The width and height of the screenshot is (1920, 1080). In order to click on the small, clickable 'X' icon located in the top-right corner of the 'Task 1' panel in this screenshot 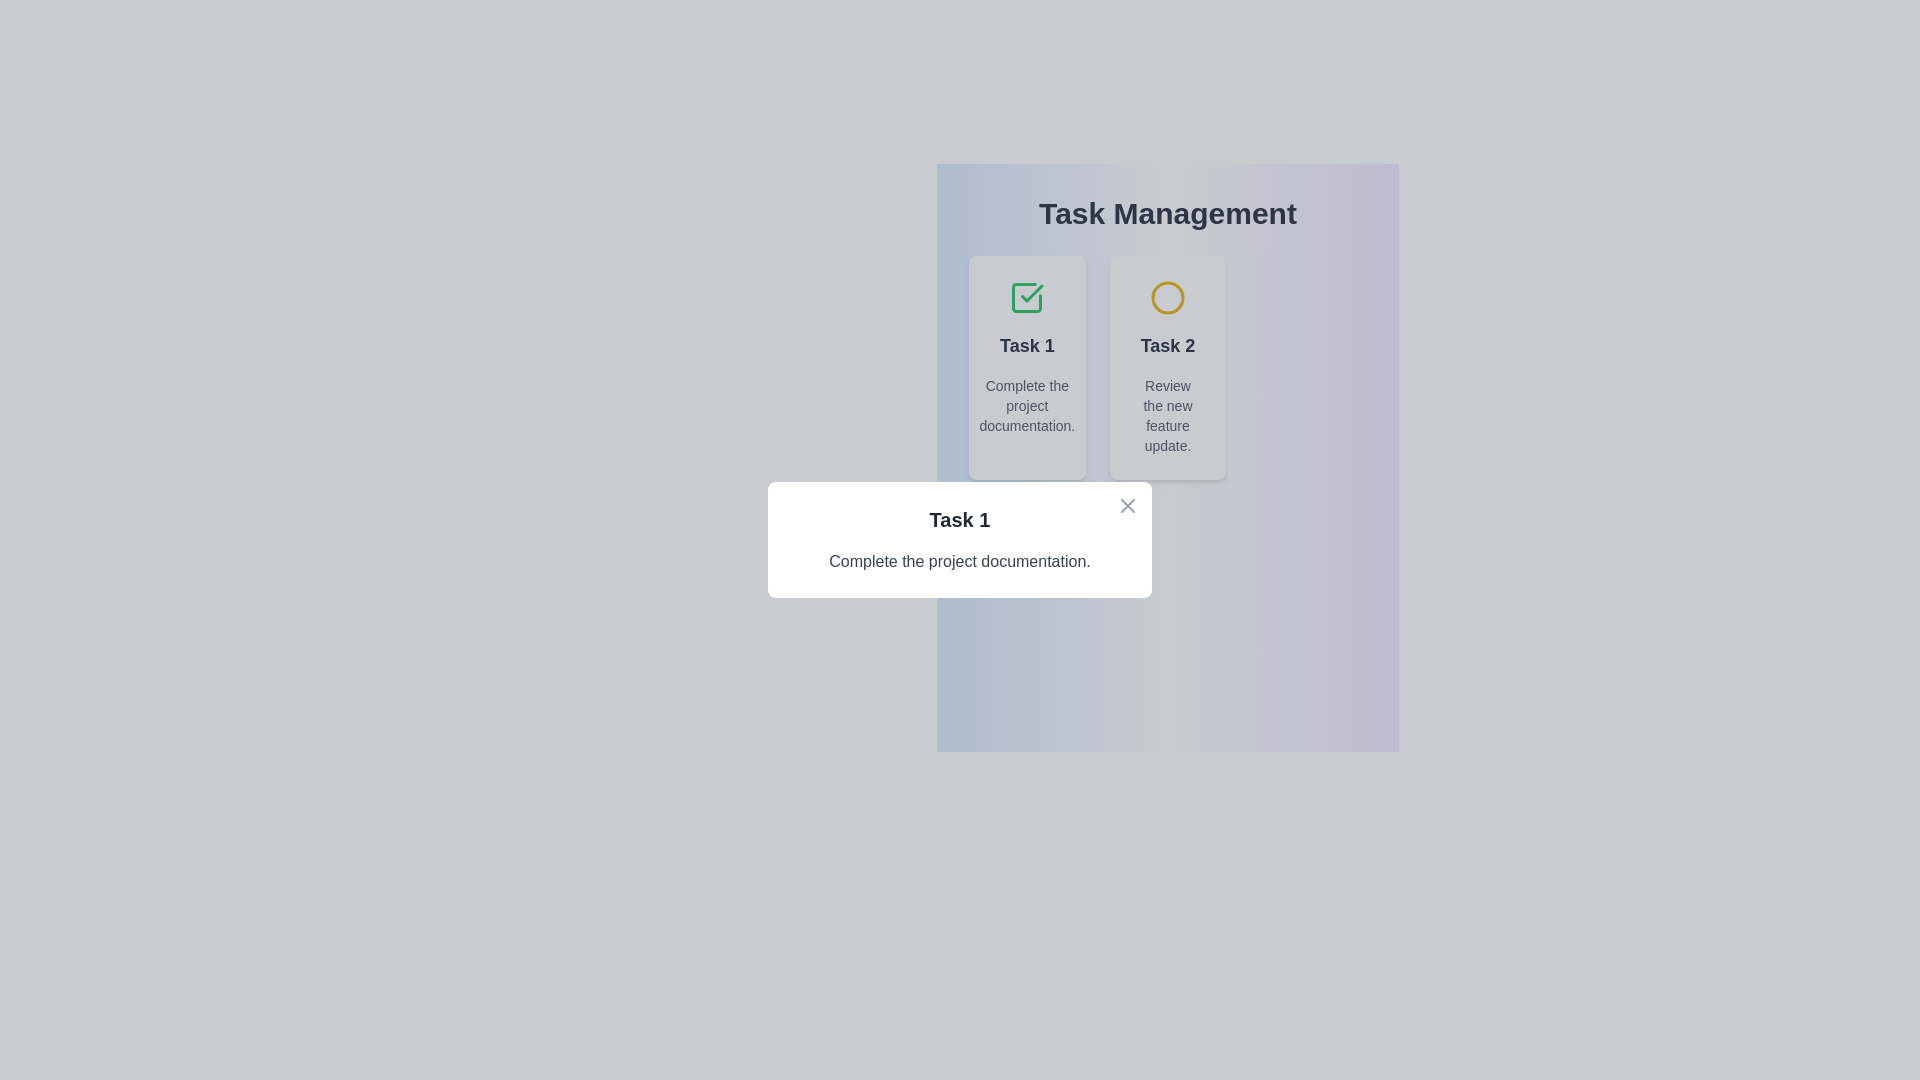, I will do `click(1128, 504)`.